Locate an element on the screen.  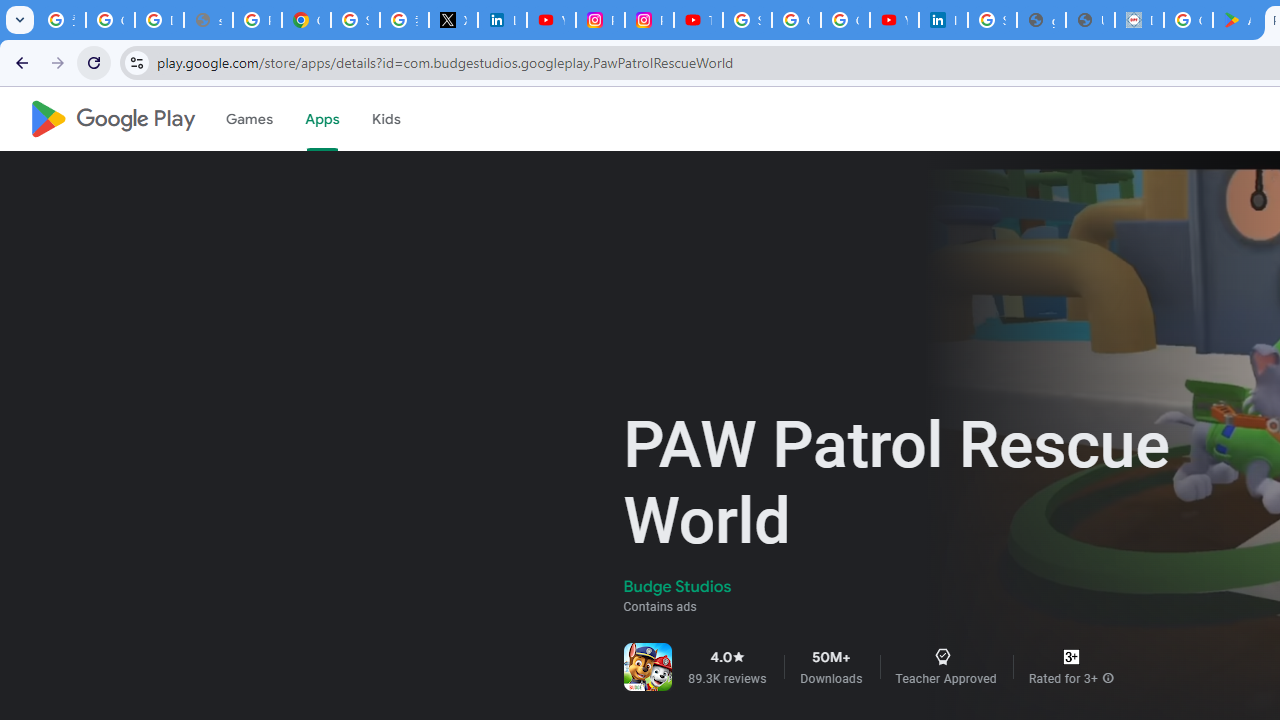
'Sign in - Google Accounts' is located at coordinates (355, 20).